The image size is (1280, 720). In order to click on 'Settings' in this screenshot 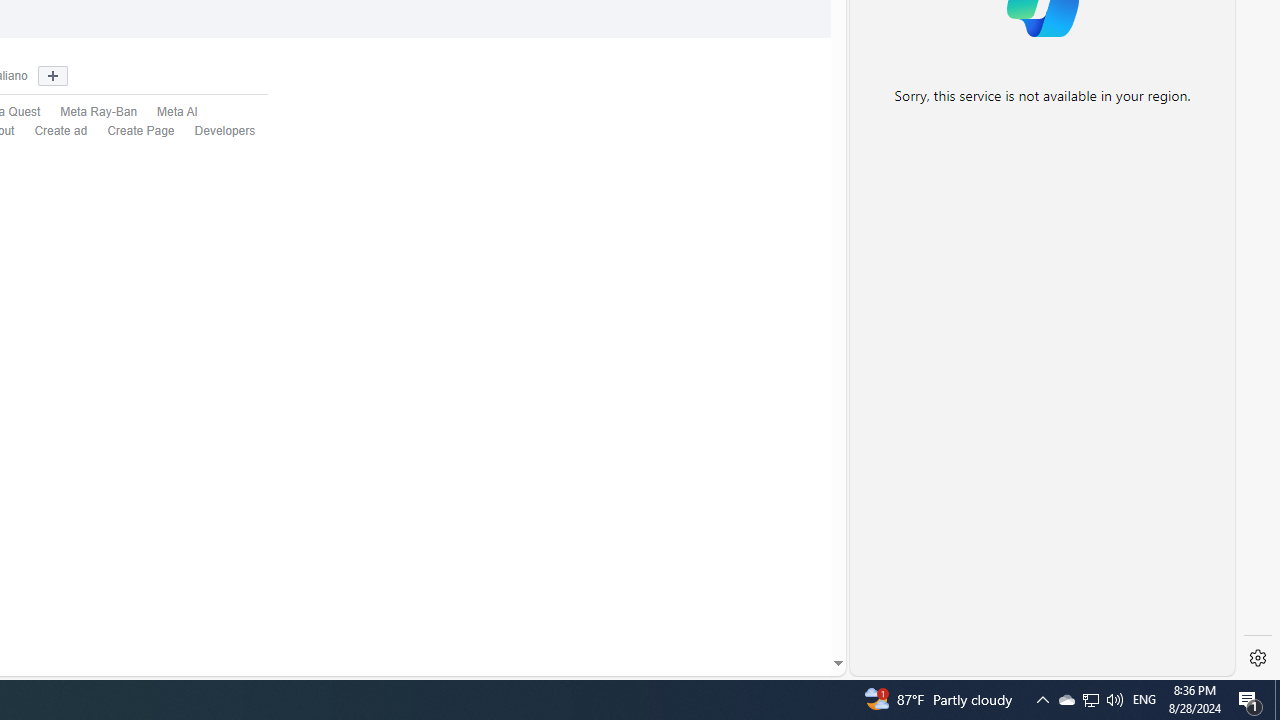, I will do `click(1257, 658)`.